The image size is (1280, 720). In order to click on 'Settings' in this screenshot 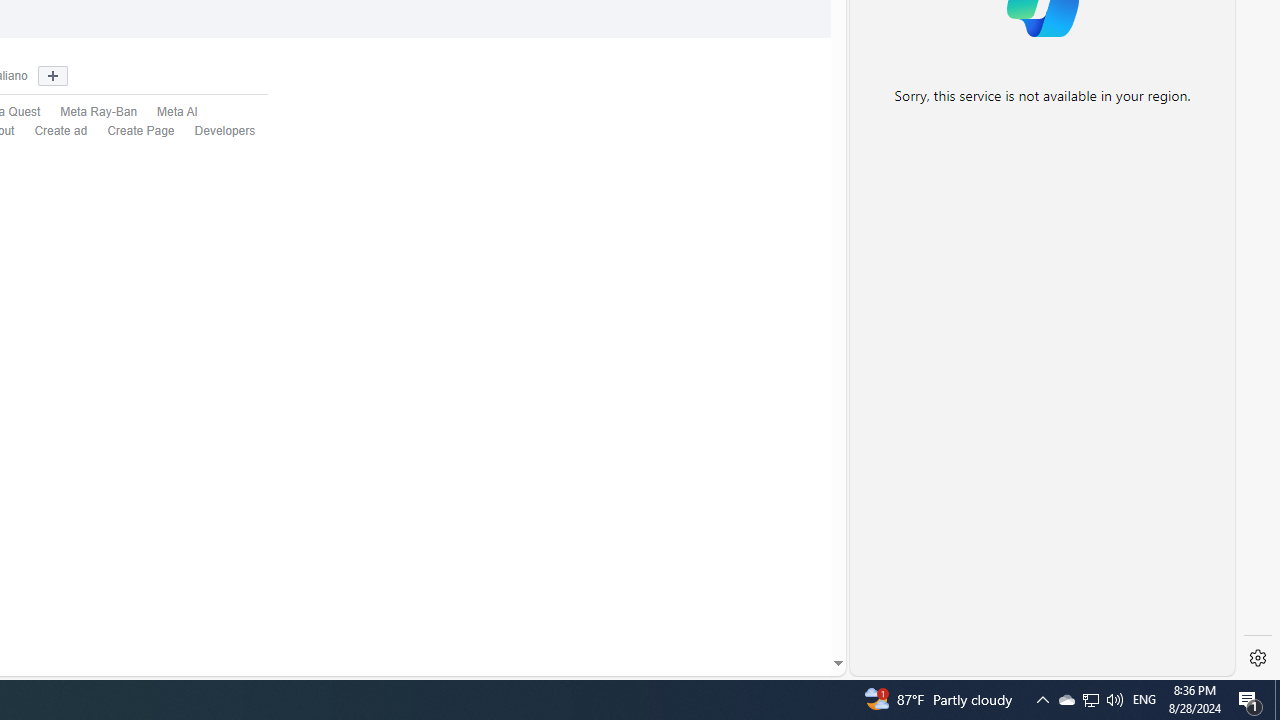, I will do `click(1257, 658)`.